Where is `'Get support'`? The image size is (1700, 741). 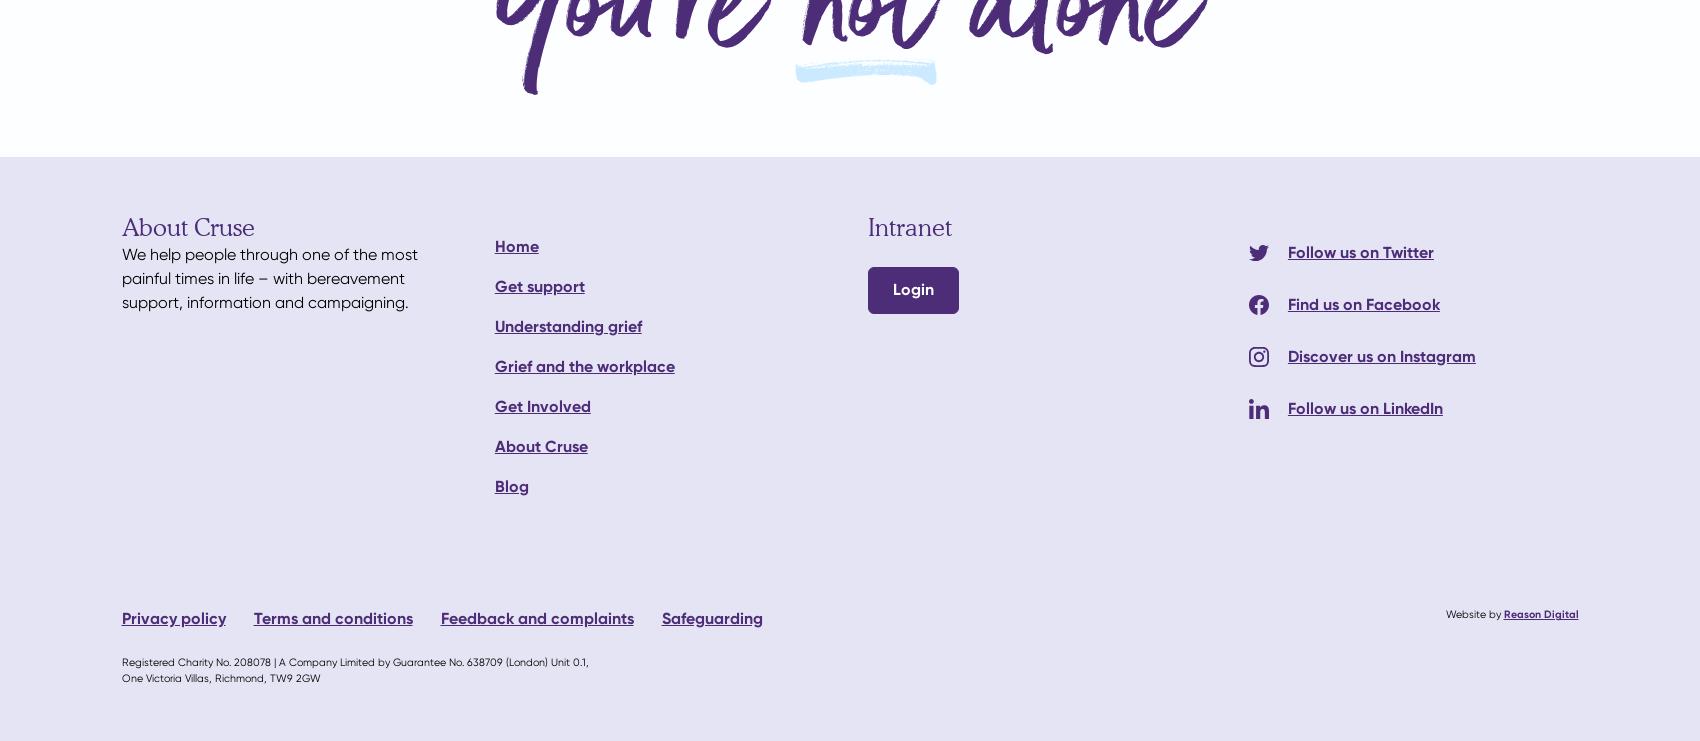 'Get support' is located at coordinates (538, 285).